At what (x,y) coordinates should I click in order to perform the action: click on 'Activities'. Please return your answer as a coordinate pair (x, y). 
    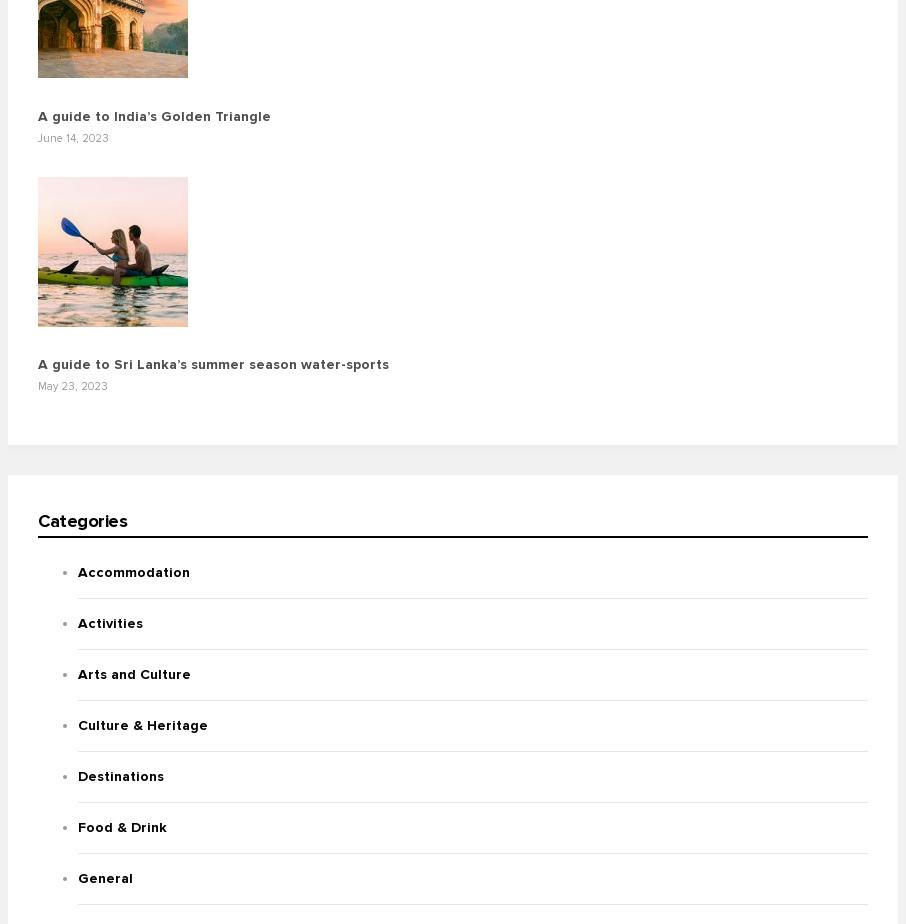
    Looking at the image, I should click on (109, 623).